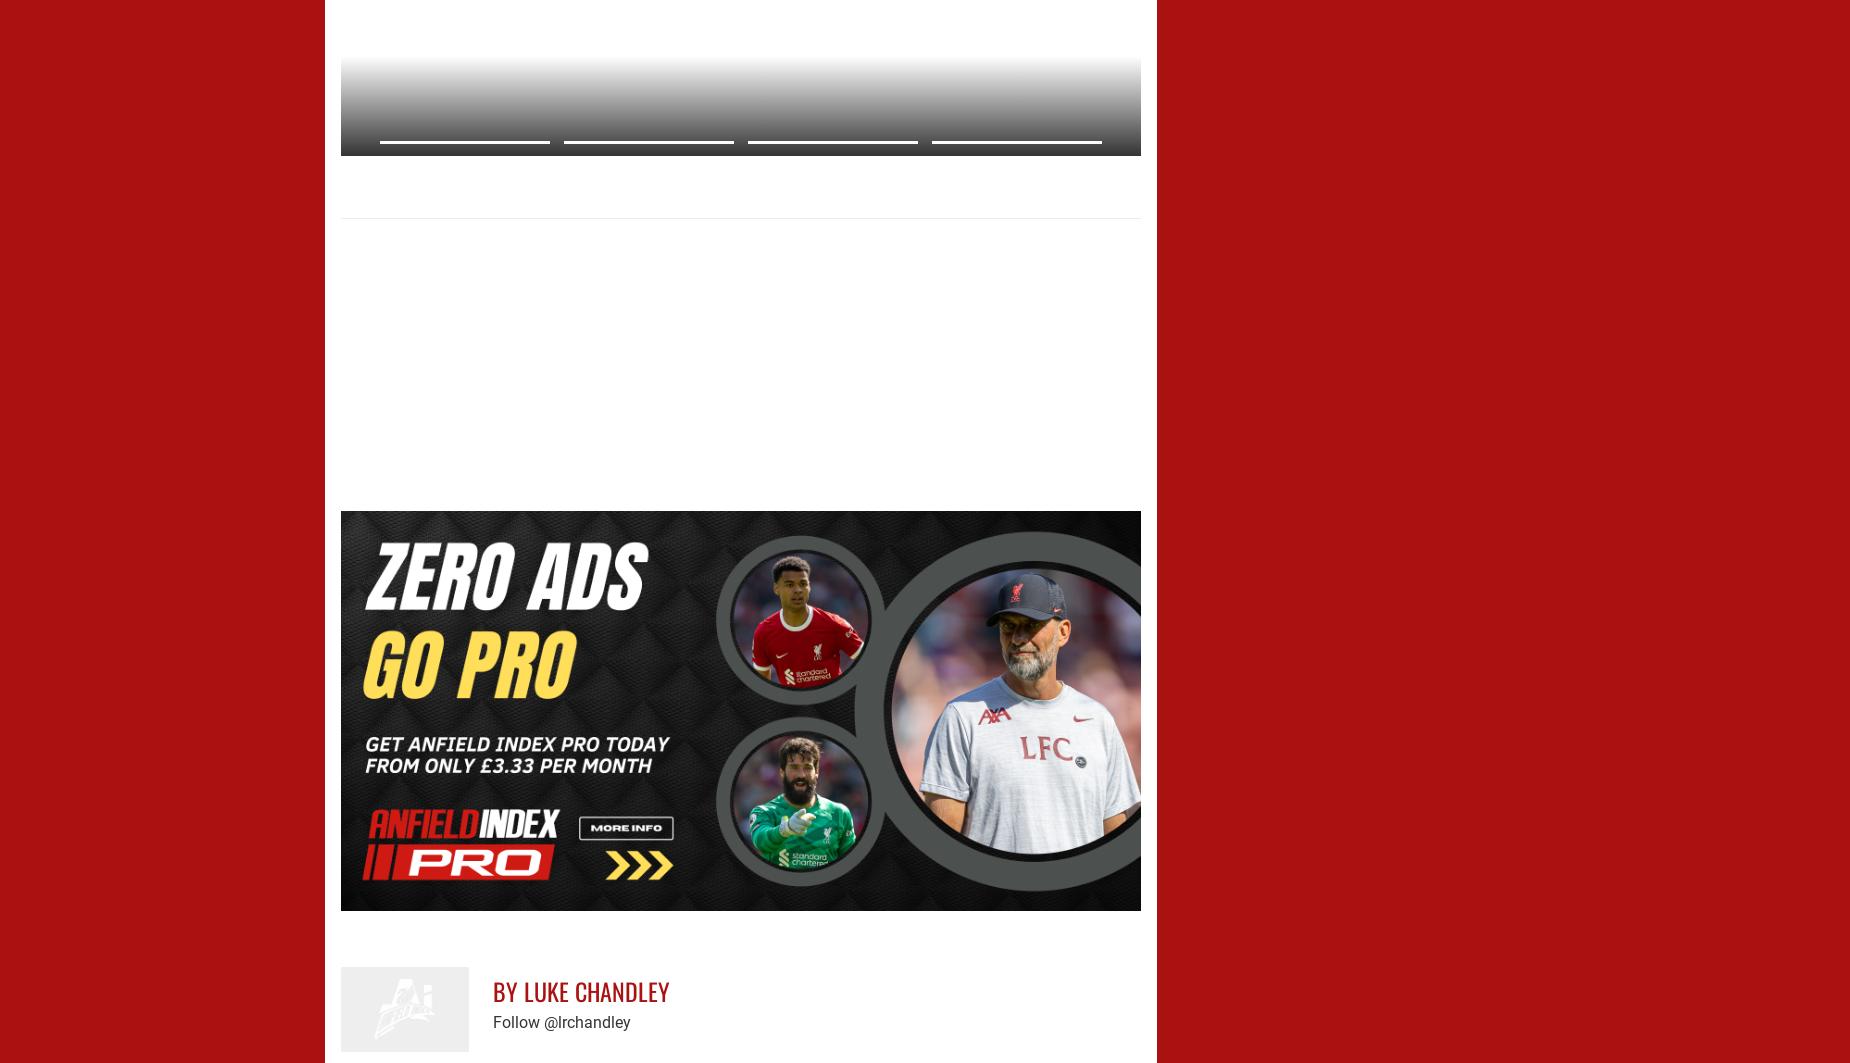 The width and height of the screenshot is (1850, 1063). I want to click on 'Journalist: Lavia Agrees 5 Year Liverpool Deal, Medical Next', so click(339, 172).